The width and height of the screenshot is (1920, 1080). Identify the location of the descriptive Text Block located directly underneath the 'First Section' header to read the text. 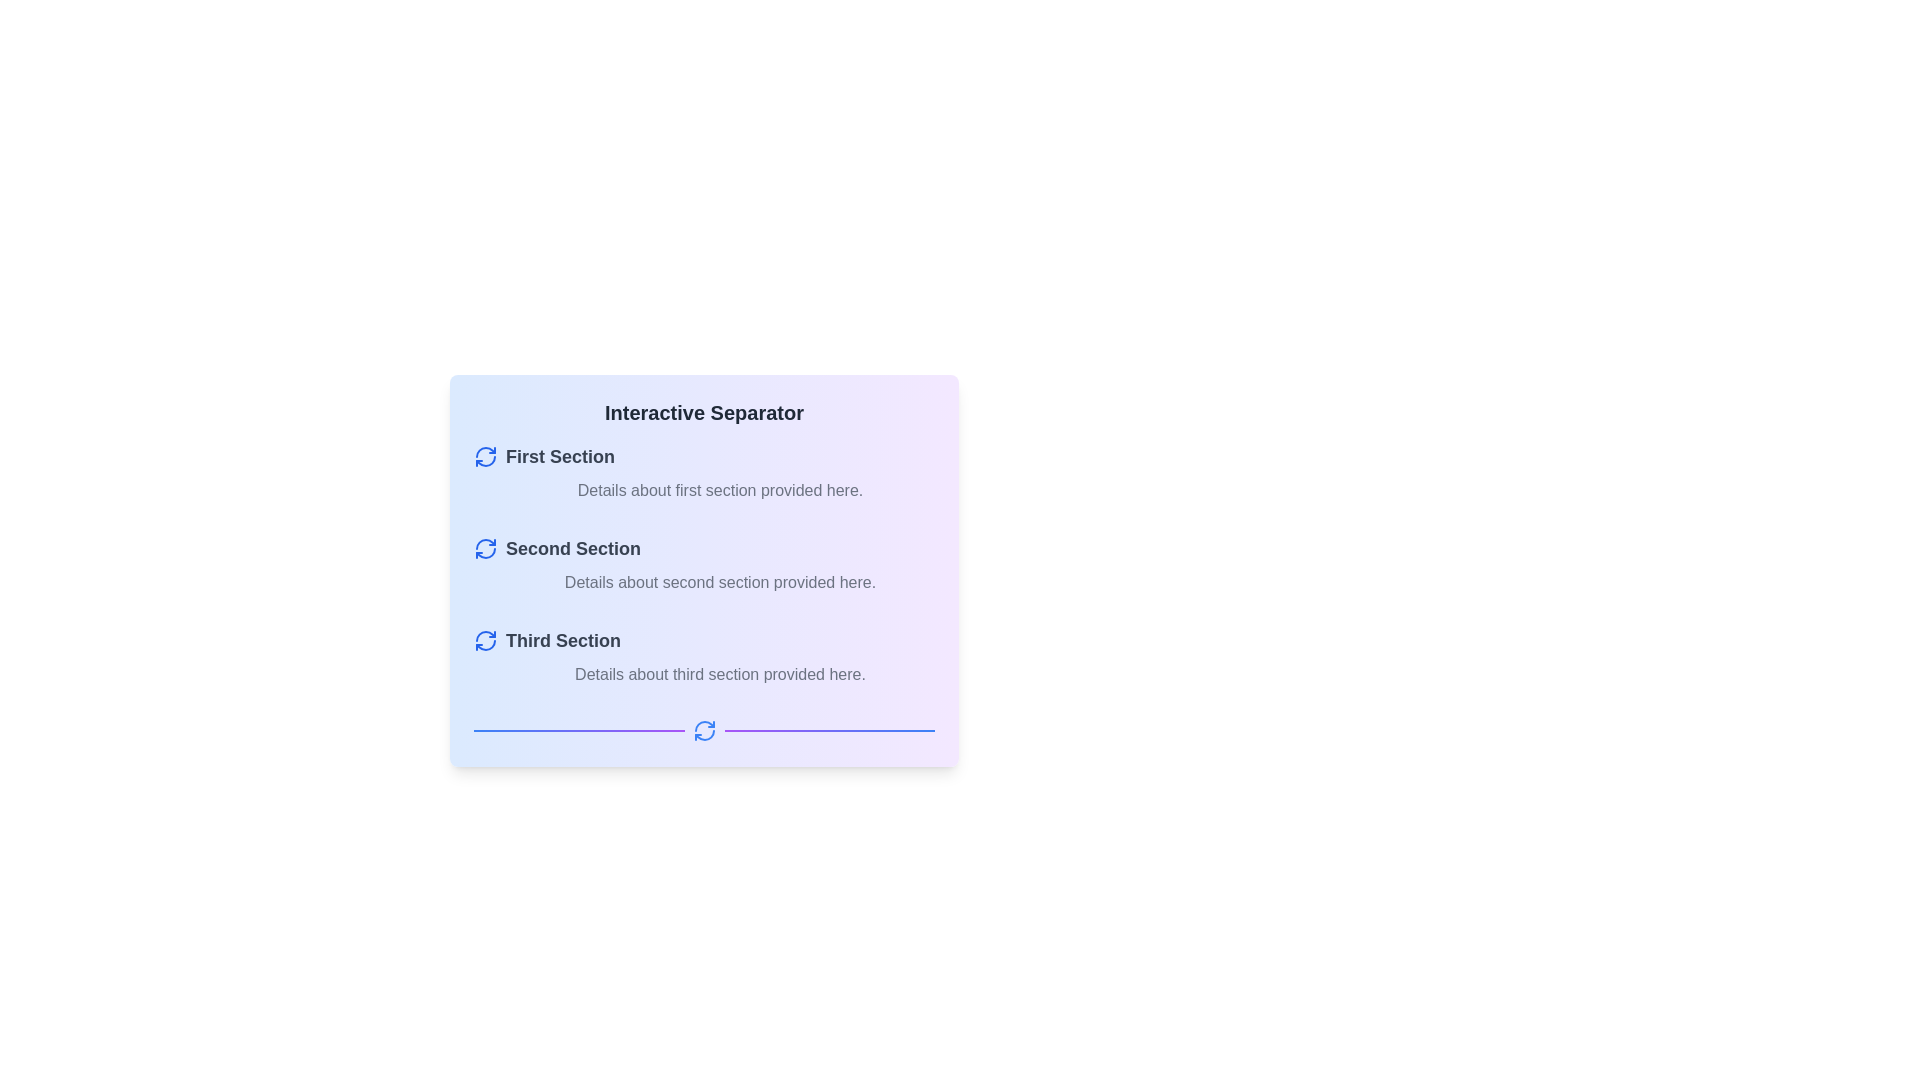
(704, 490).